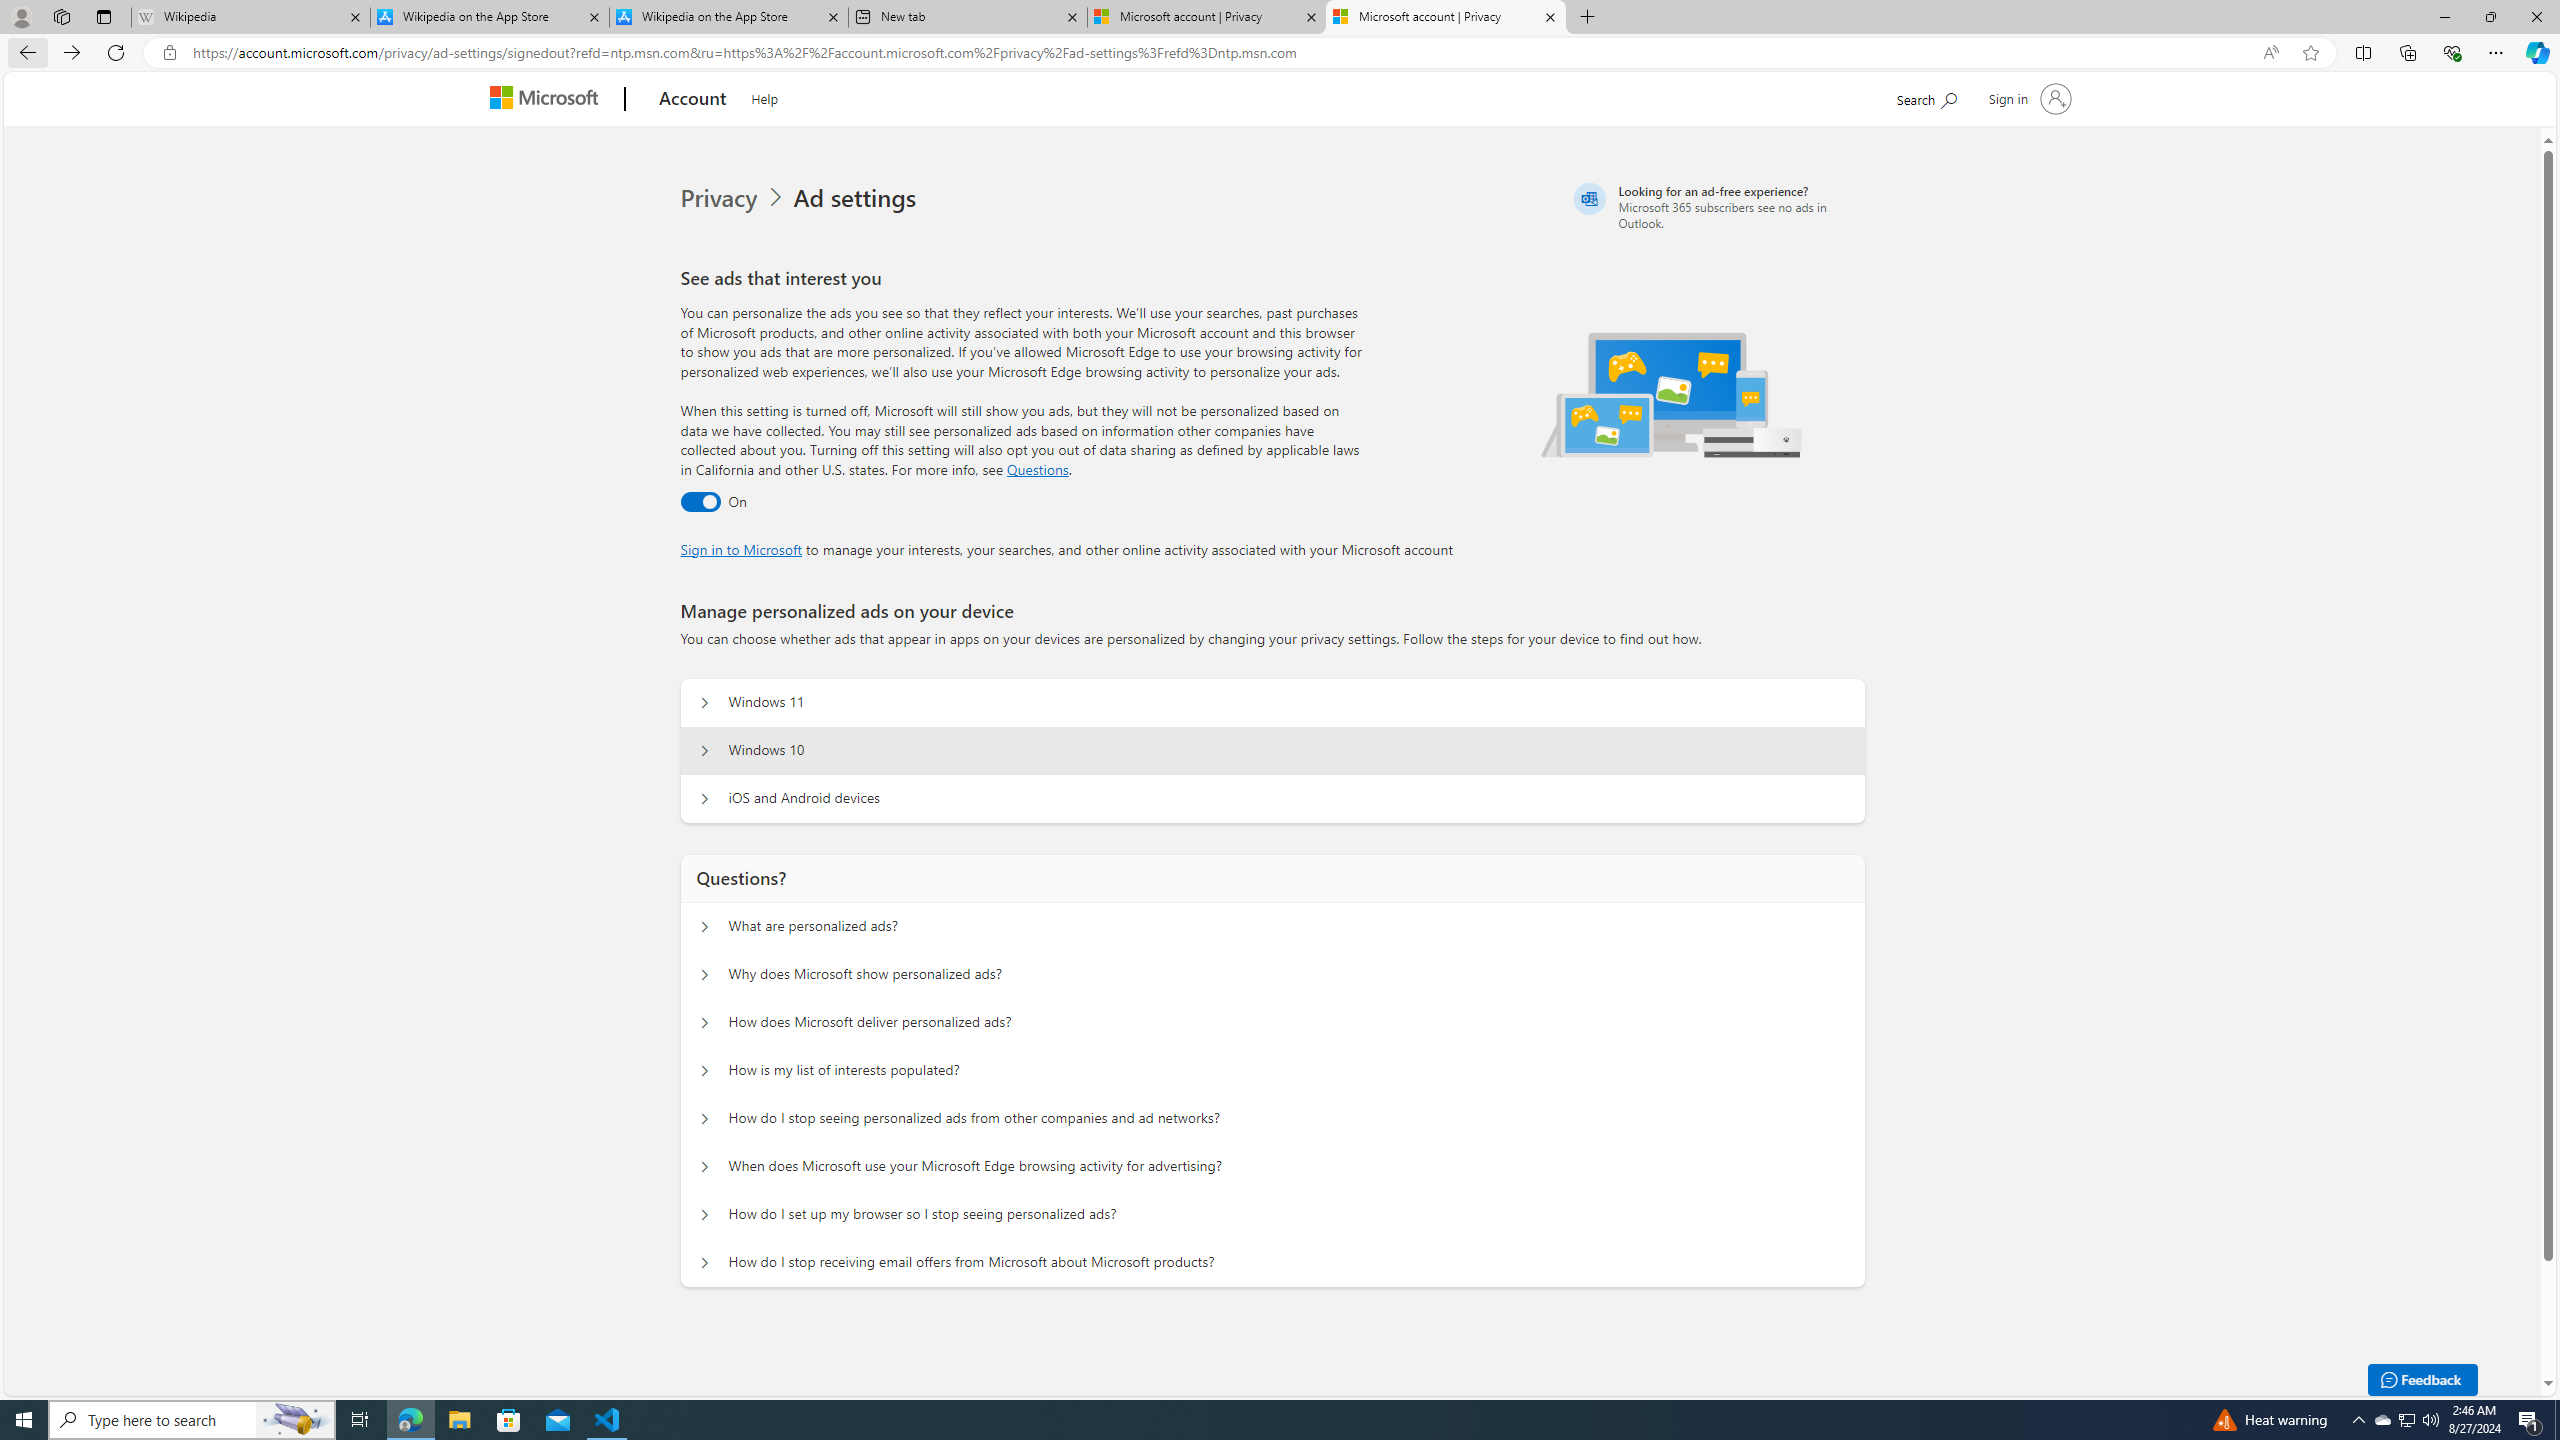 This screenshot has width=2560, height=1440. Describe the element at coordinates (705, 702) in the screenshot. I see `'Manage personalized ads on your device Windows 11'` at that location.